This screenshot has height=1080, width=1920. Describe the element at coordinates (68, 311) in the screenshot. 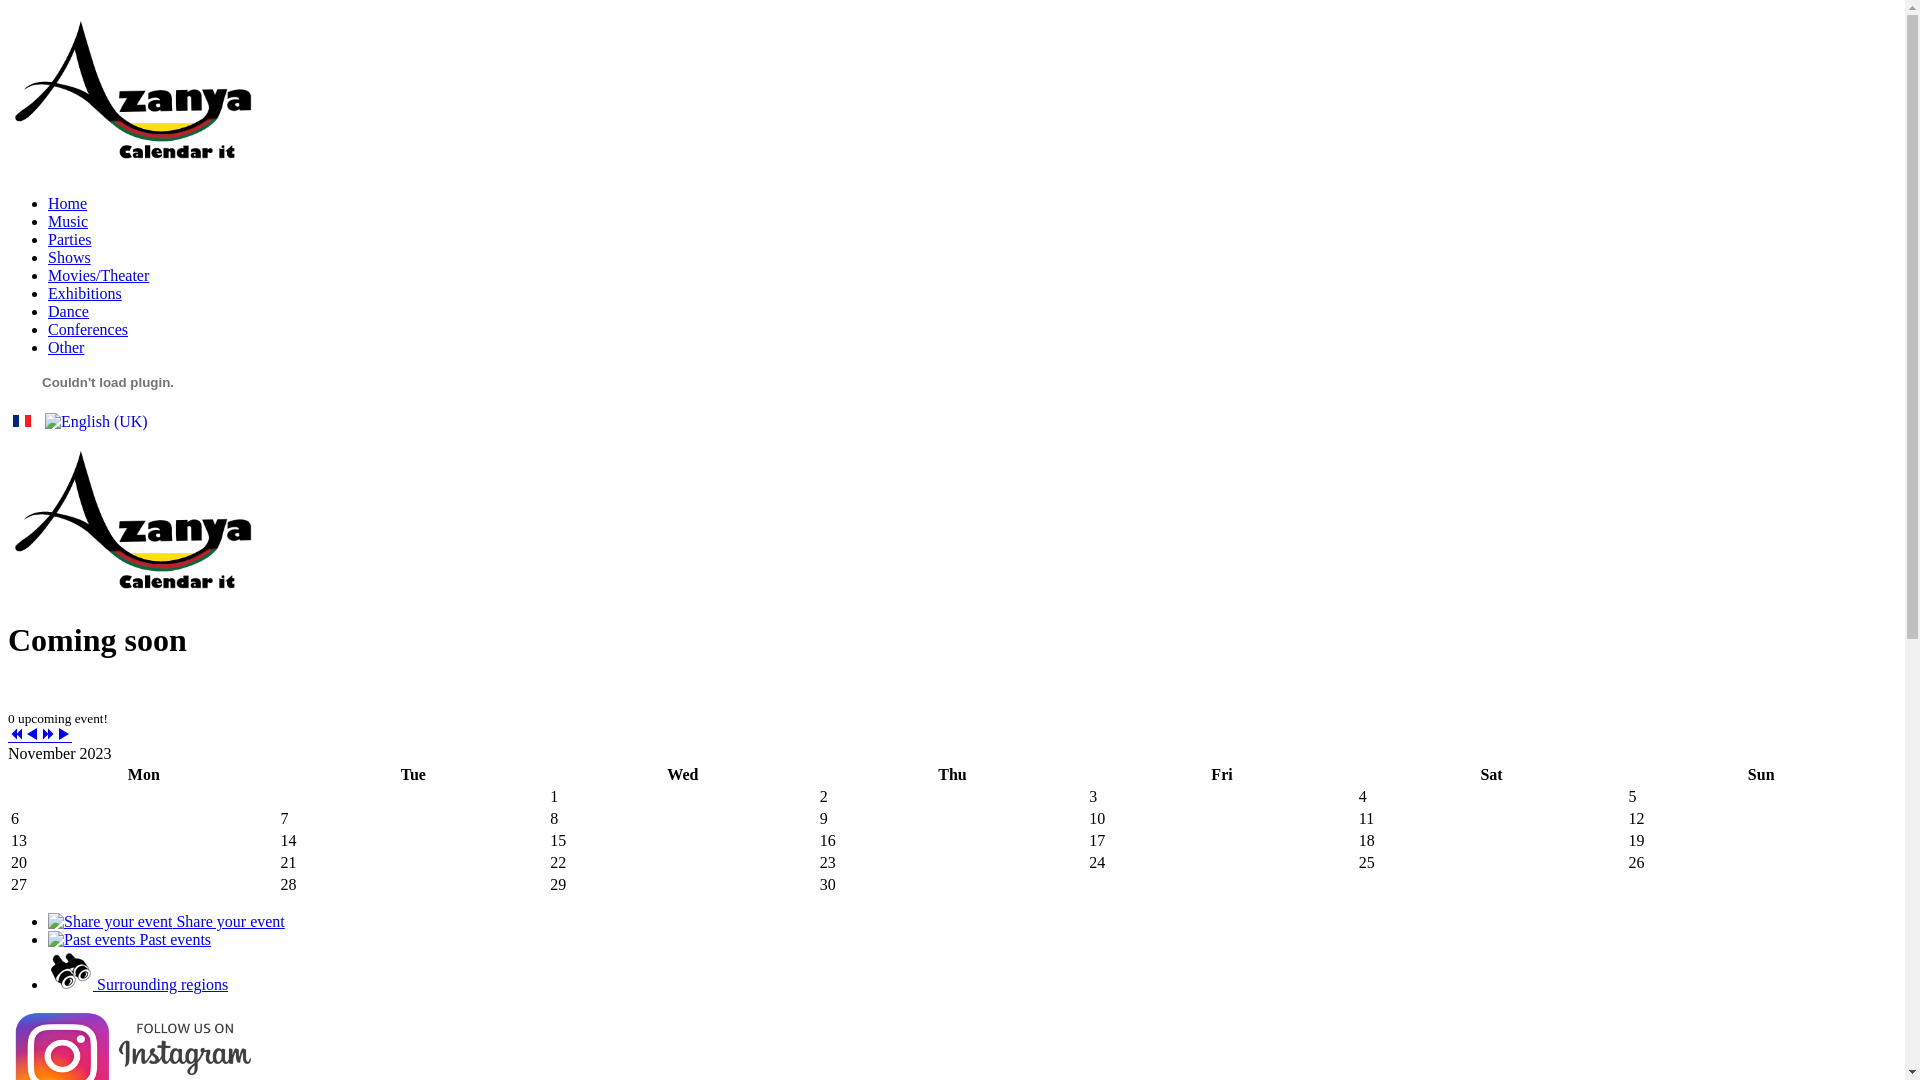

I see `'Dance'` at that location.